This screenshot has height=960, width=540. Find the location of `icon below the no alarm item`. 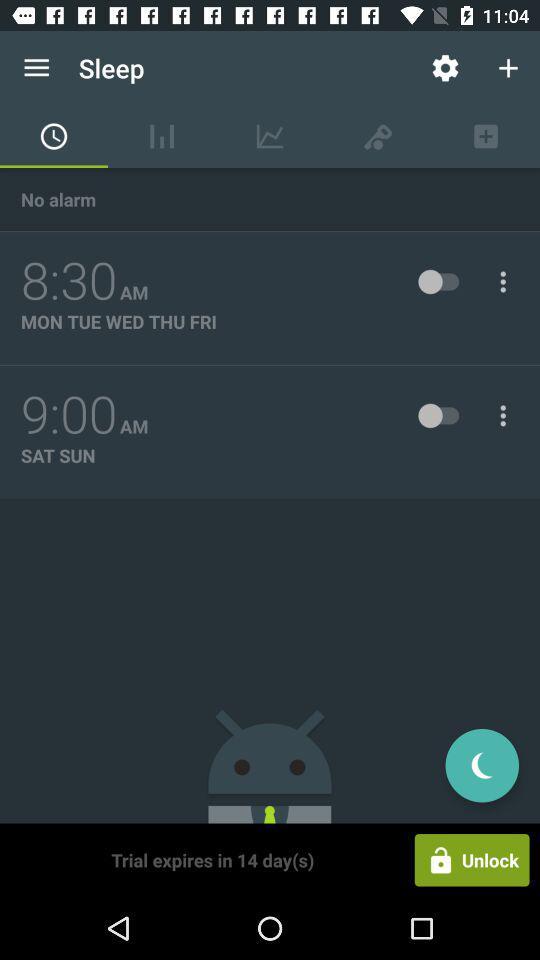

icon below the no alarm item is located at coordinates (68, 280).